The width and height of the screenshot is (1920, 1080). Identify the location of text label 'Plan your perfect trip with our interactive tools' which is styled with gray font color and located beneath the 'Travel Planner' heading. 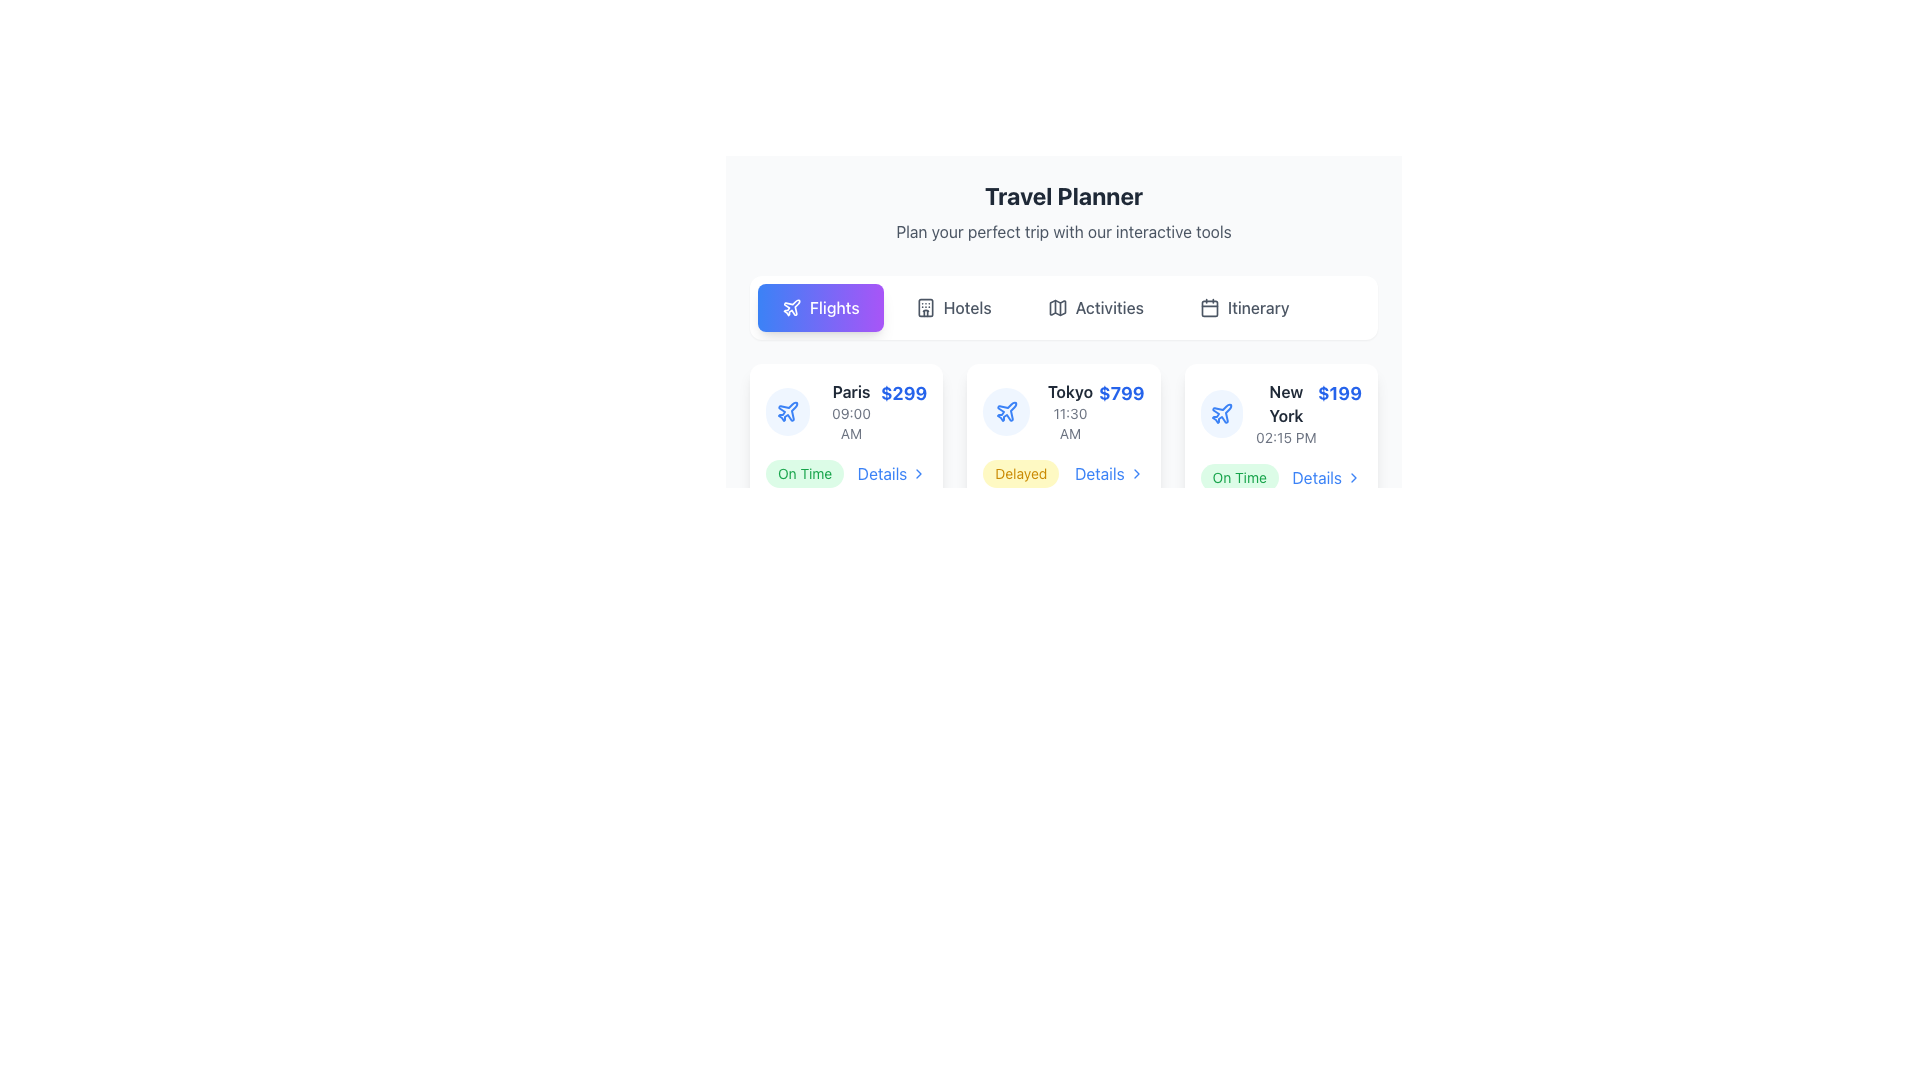
(1063, 230).